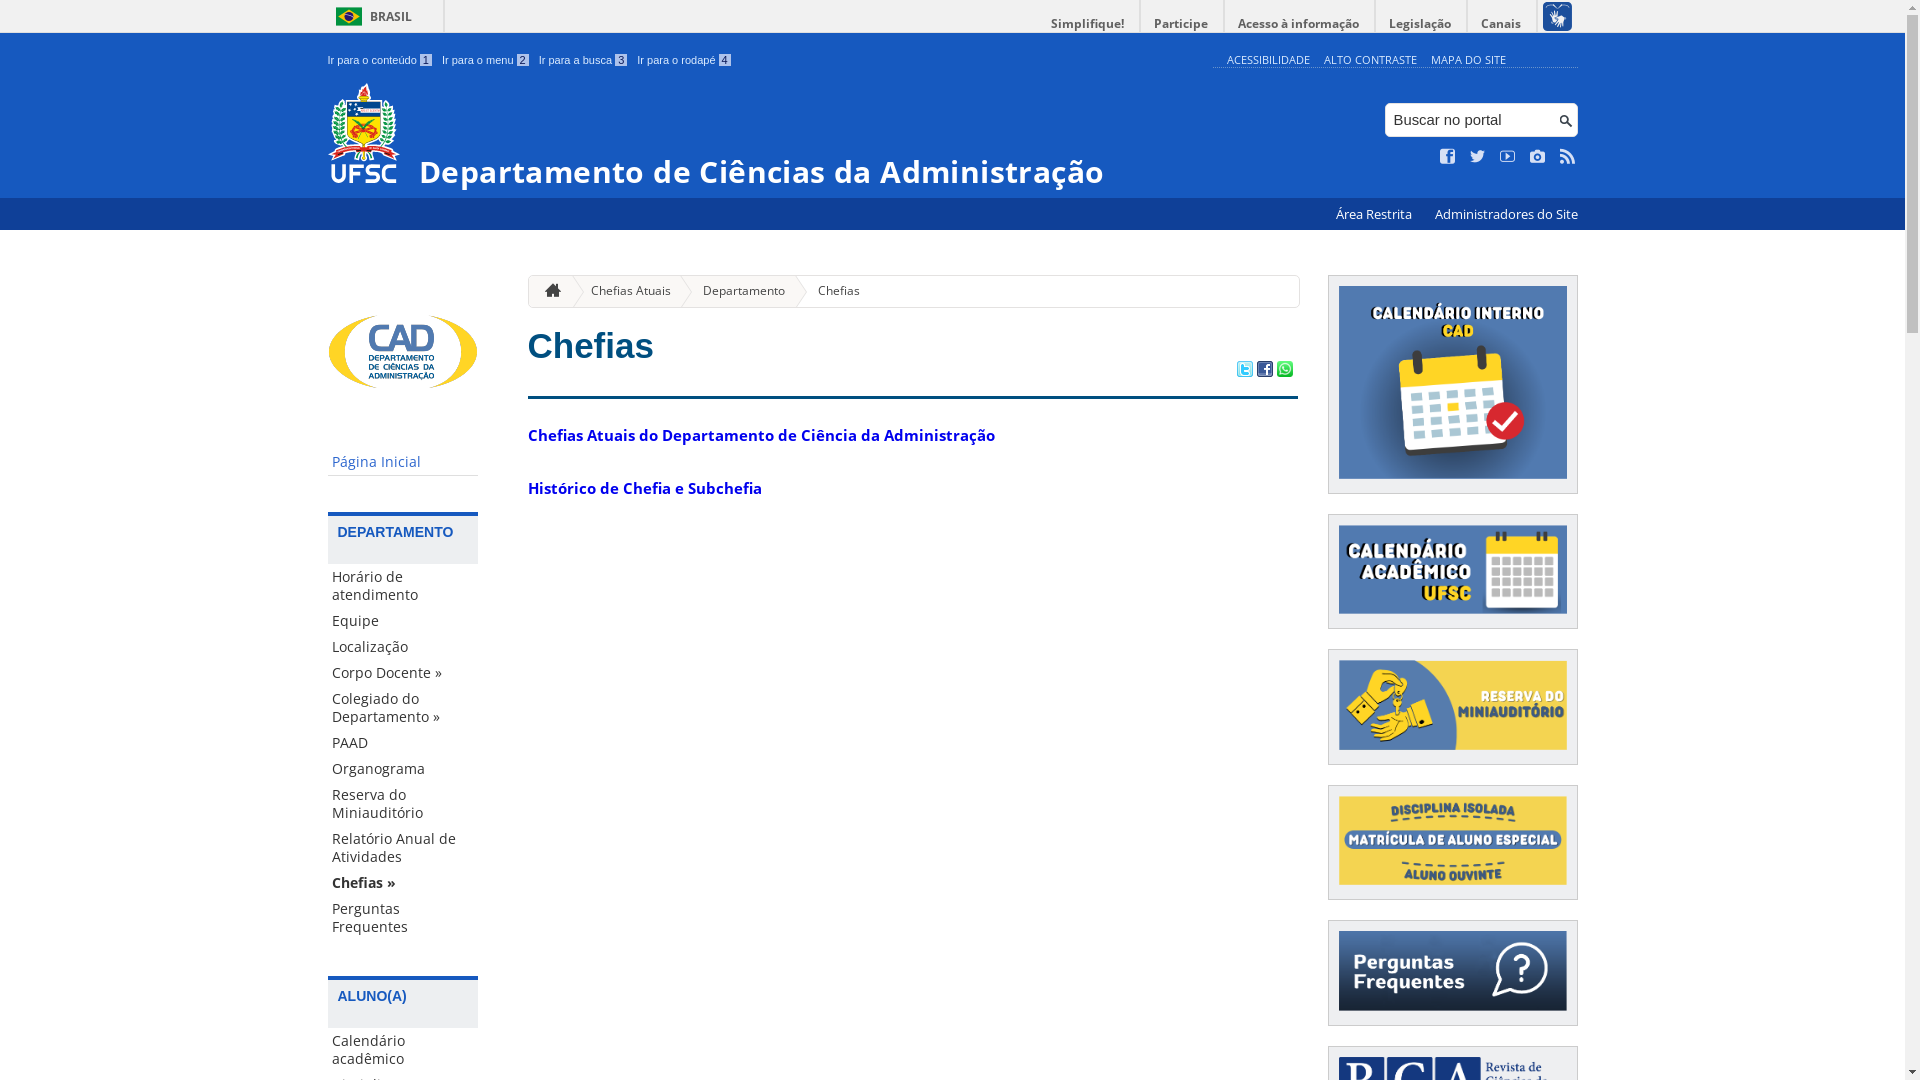 The width and height of the screenshot is (1920, 1080). I want to click on 'ALTO CONTRASTE', so click(1324, 58).